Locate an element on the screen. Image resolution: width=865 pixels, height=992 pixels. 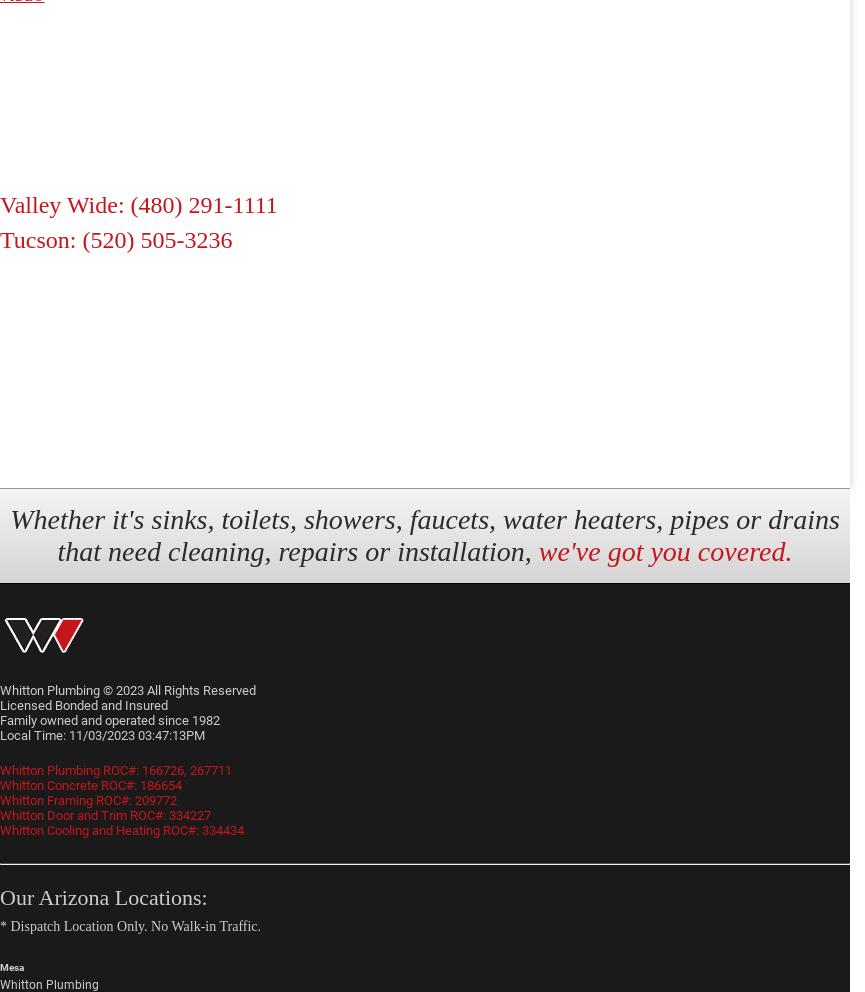
'Local Time: 11/03/2023 03:47:13PM' is located at coordinates (0, 734).